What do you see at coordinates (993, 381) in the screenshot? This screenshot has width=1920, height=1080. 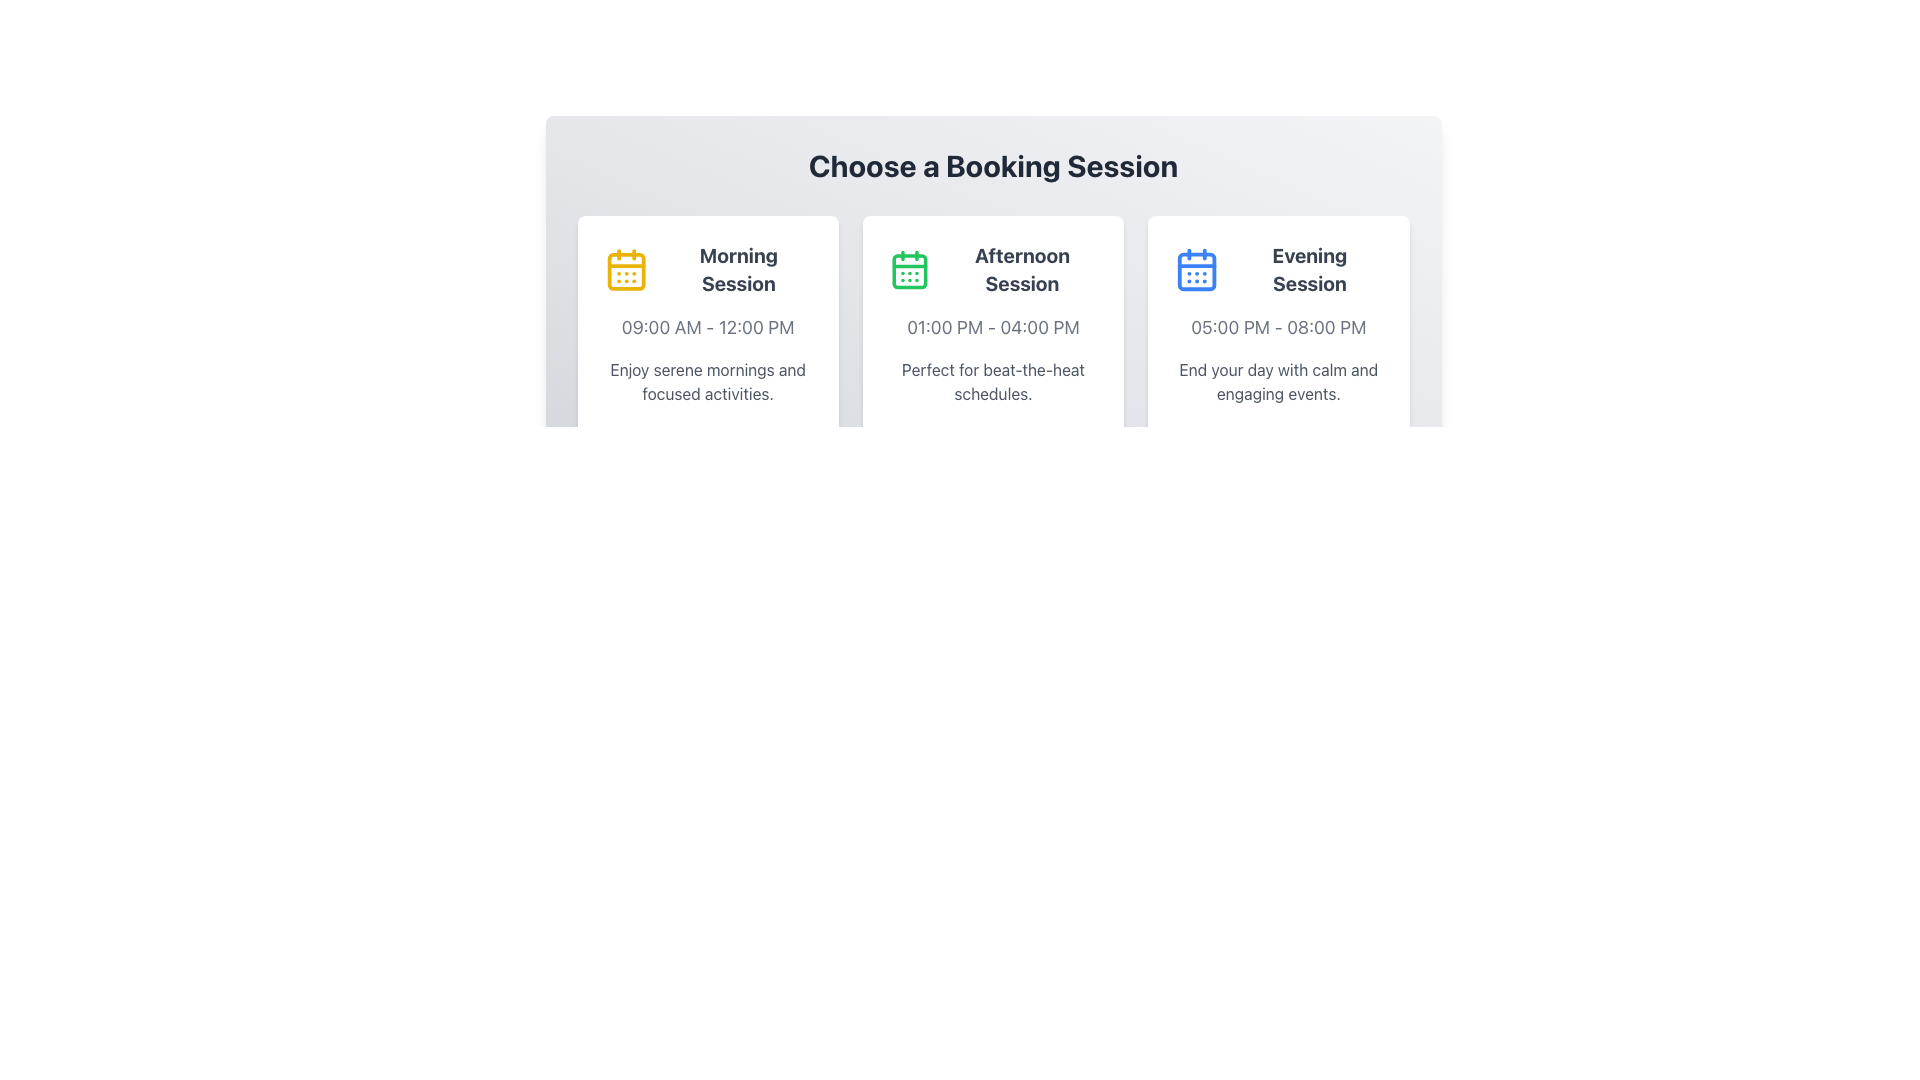 I see `descriptive text located underneath the title 'Afternoon Session' and the time slot '01:00 PM - 04:00 PM' in the central white card of the 3-card layout` at bounding box center [993, 381].